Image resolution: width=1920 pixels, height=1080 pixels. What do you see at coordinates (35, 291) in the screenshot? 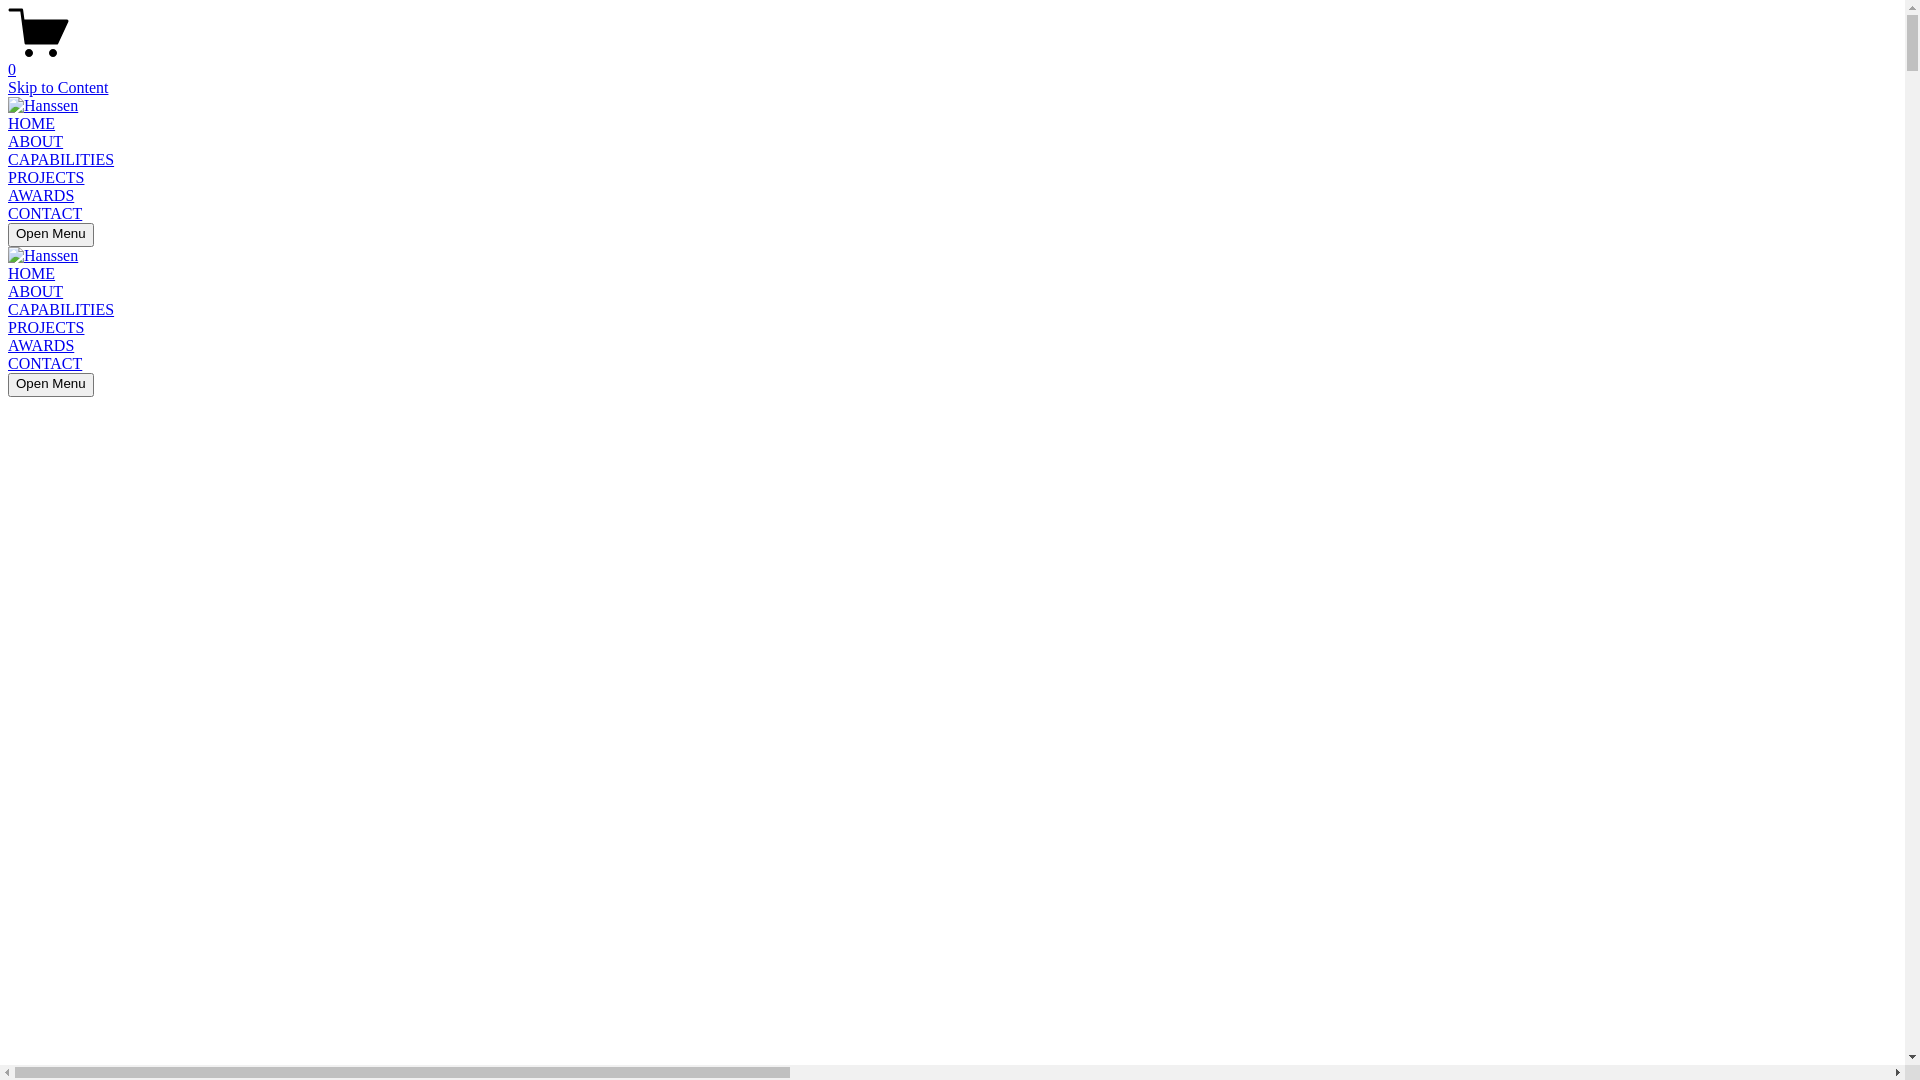
I see `'ABOUT'` at bounding box center [35, 291].